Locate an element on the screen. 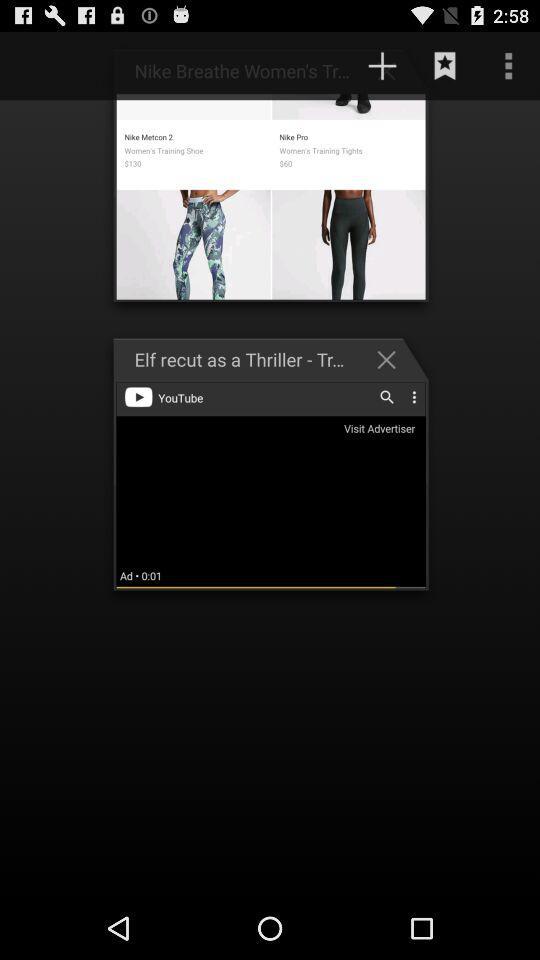  the add icon is located at coordinates (382, 70).